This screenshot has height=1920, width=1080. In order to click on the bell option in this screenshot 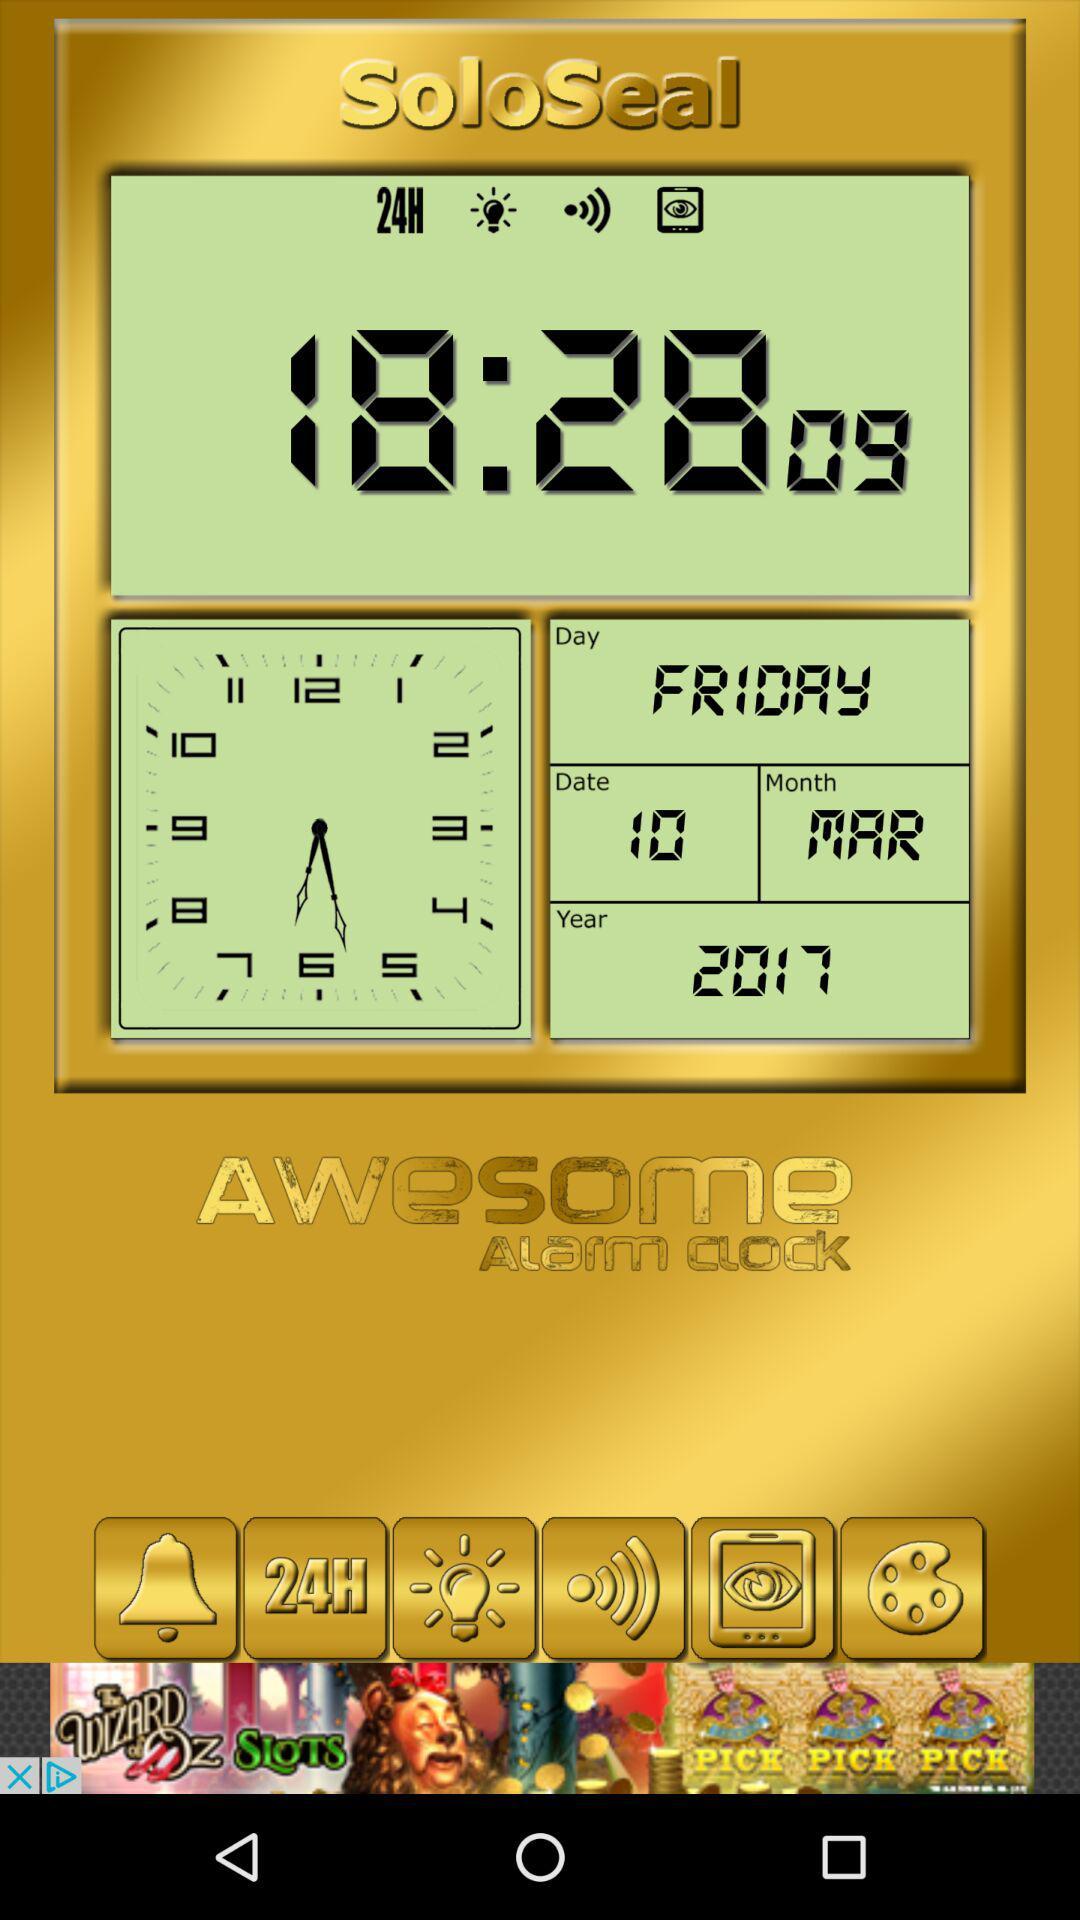, I will do `click(165, 1587)`.